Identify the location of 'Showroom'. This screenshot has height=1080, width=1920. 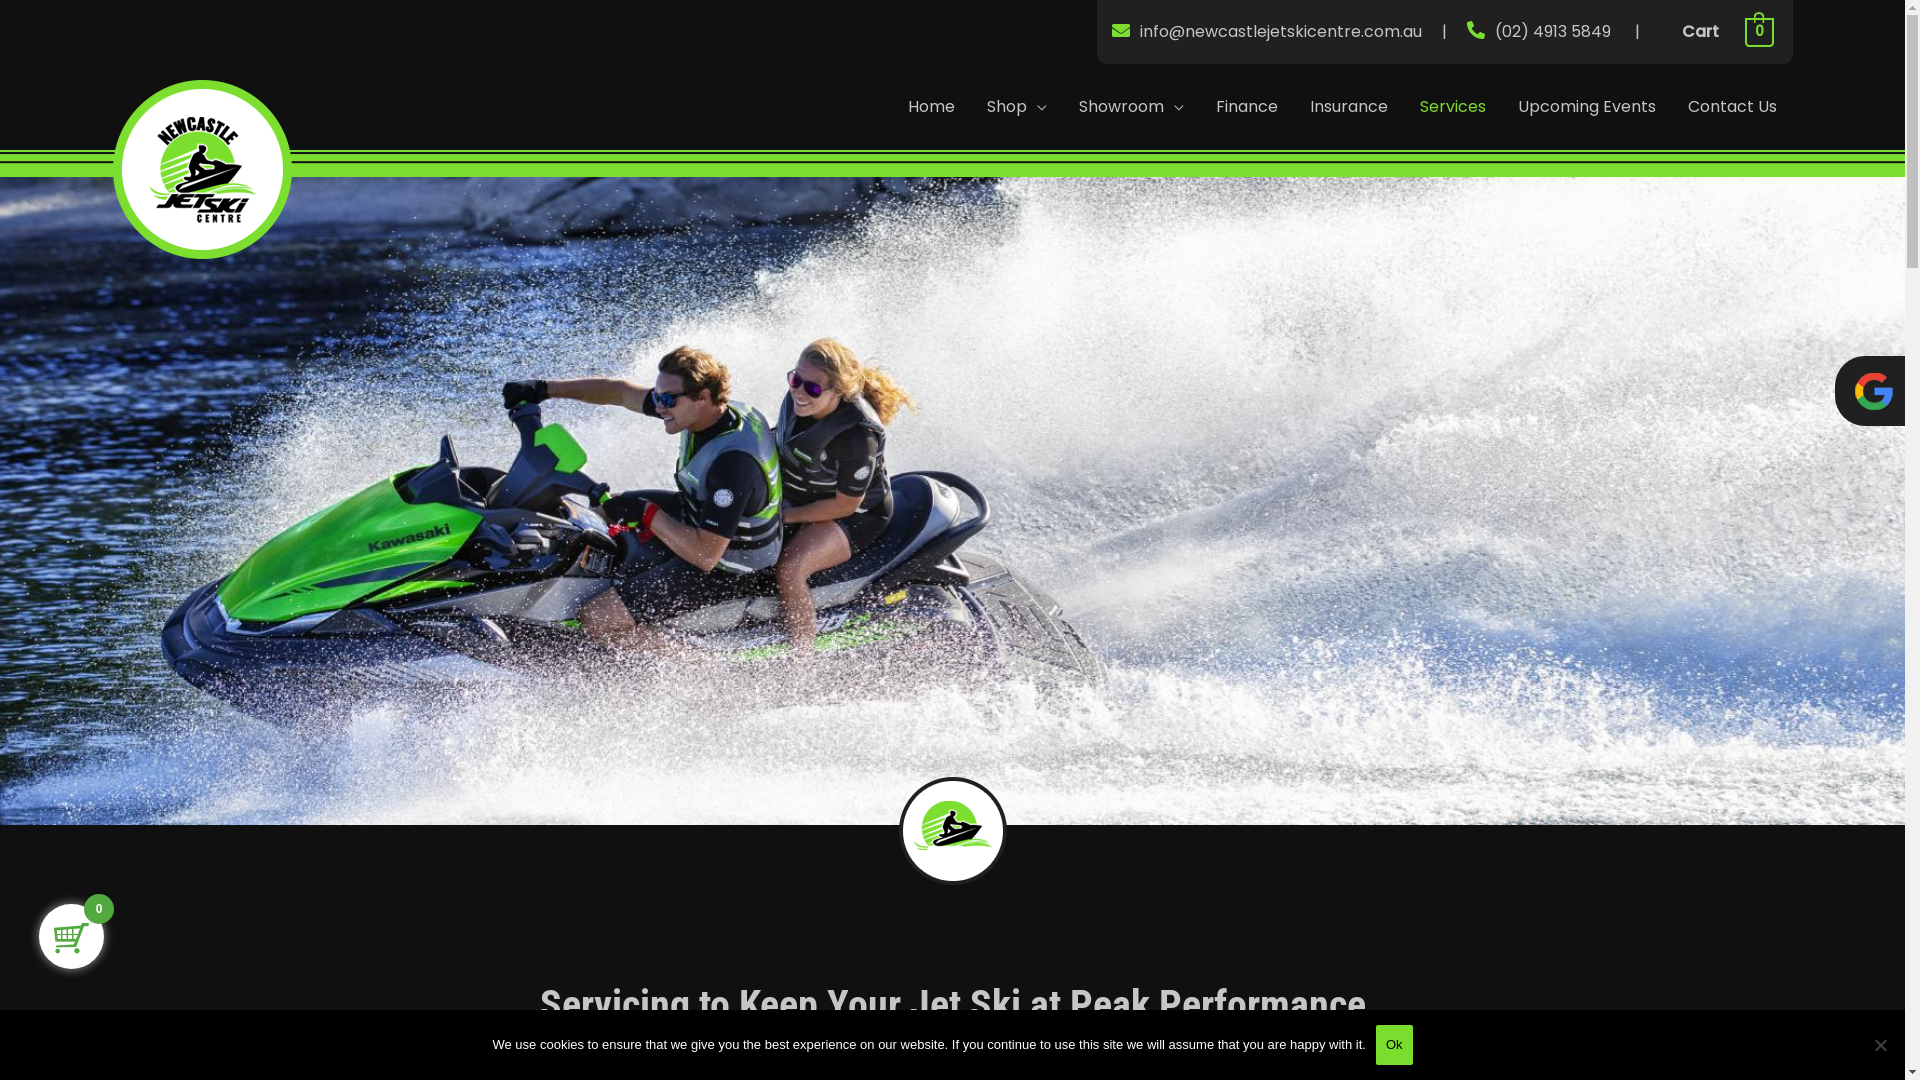
(1130, 107).